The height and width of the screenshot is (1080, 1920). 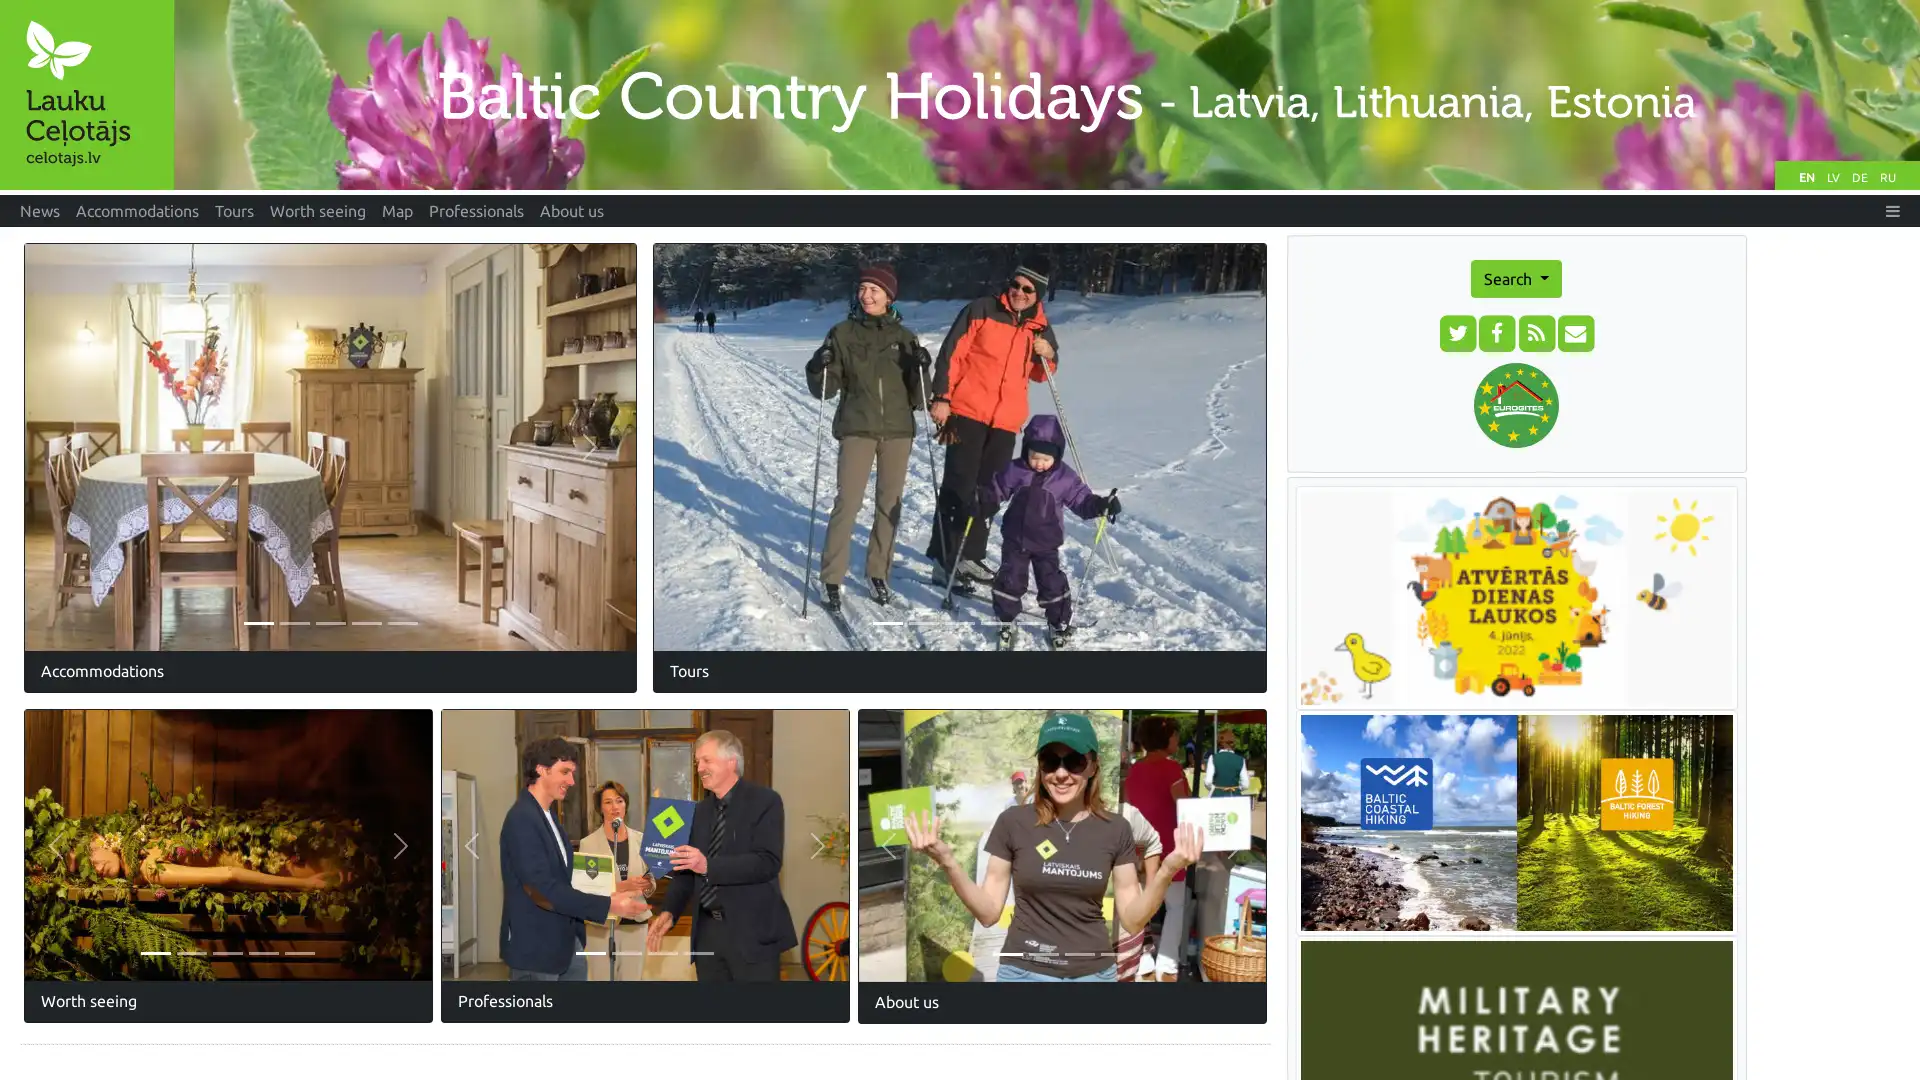 What do you see at coordinates (70, 446) in the screenshot?
I see `Previous` at bounding box center [70, 446].